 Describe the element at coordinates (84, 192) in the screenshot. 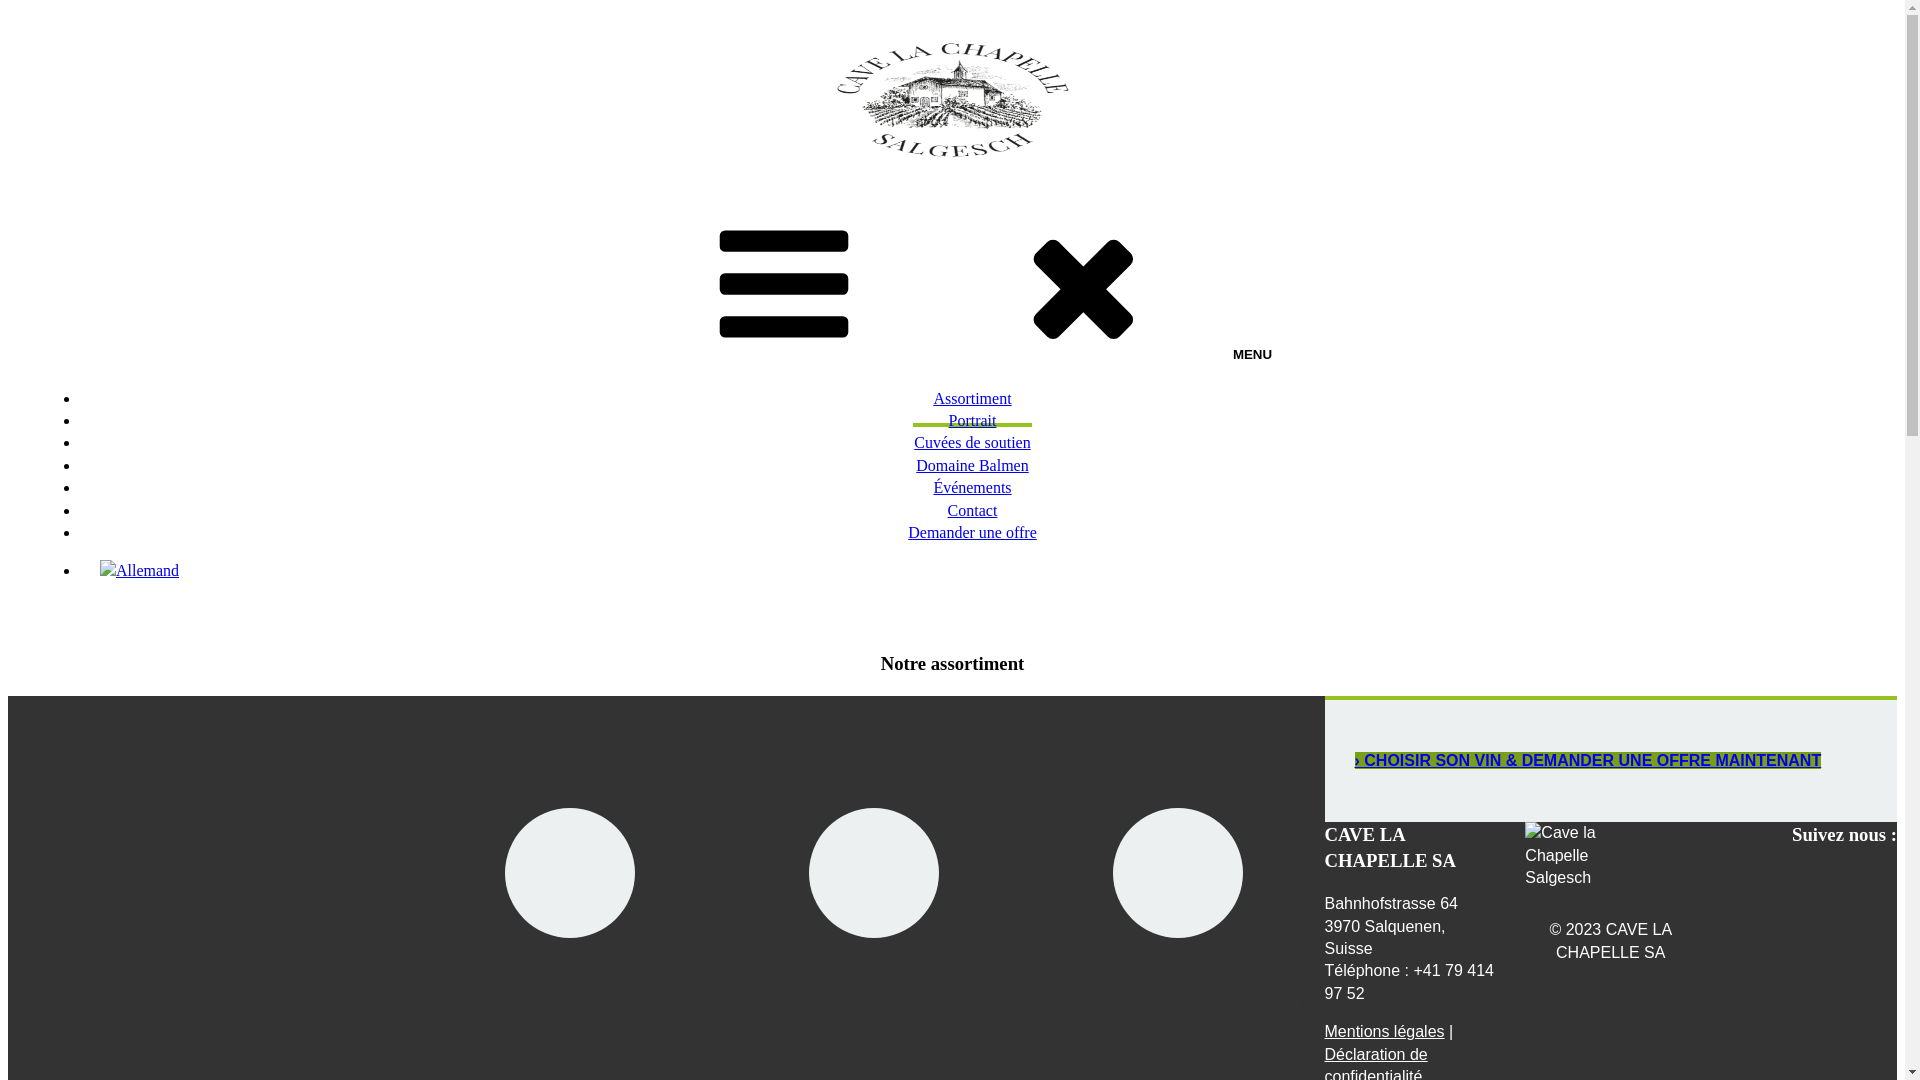

I see `'CAVE LA CHAPELLE'` at that location.